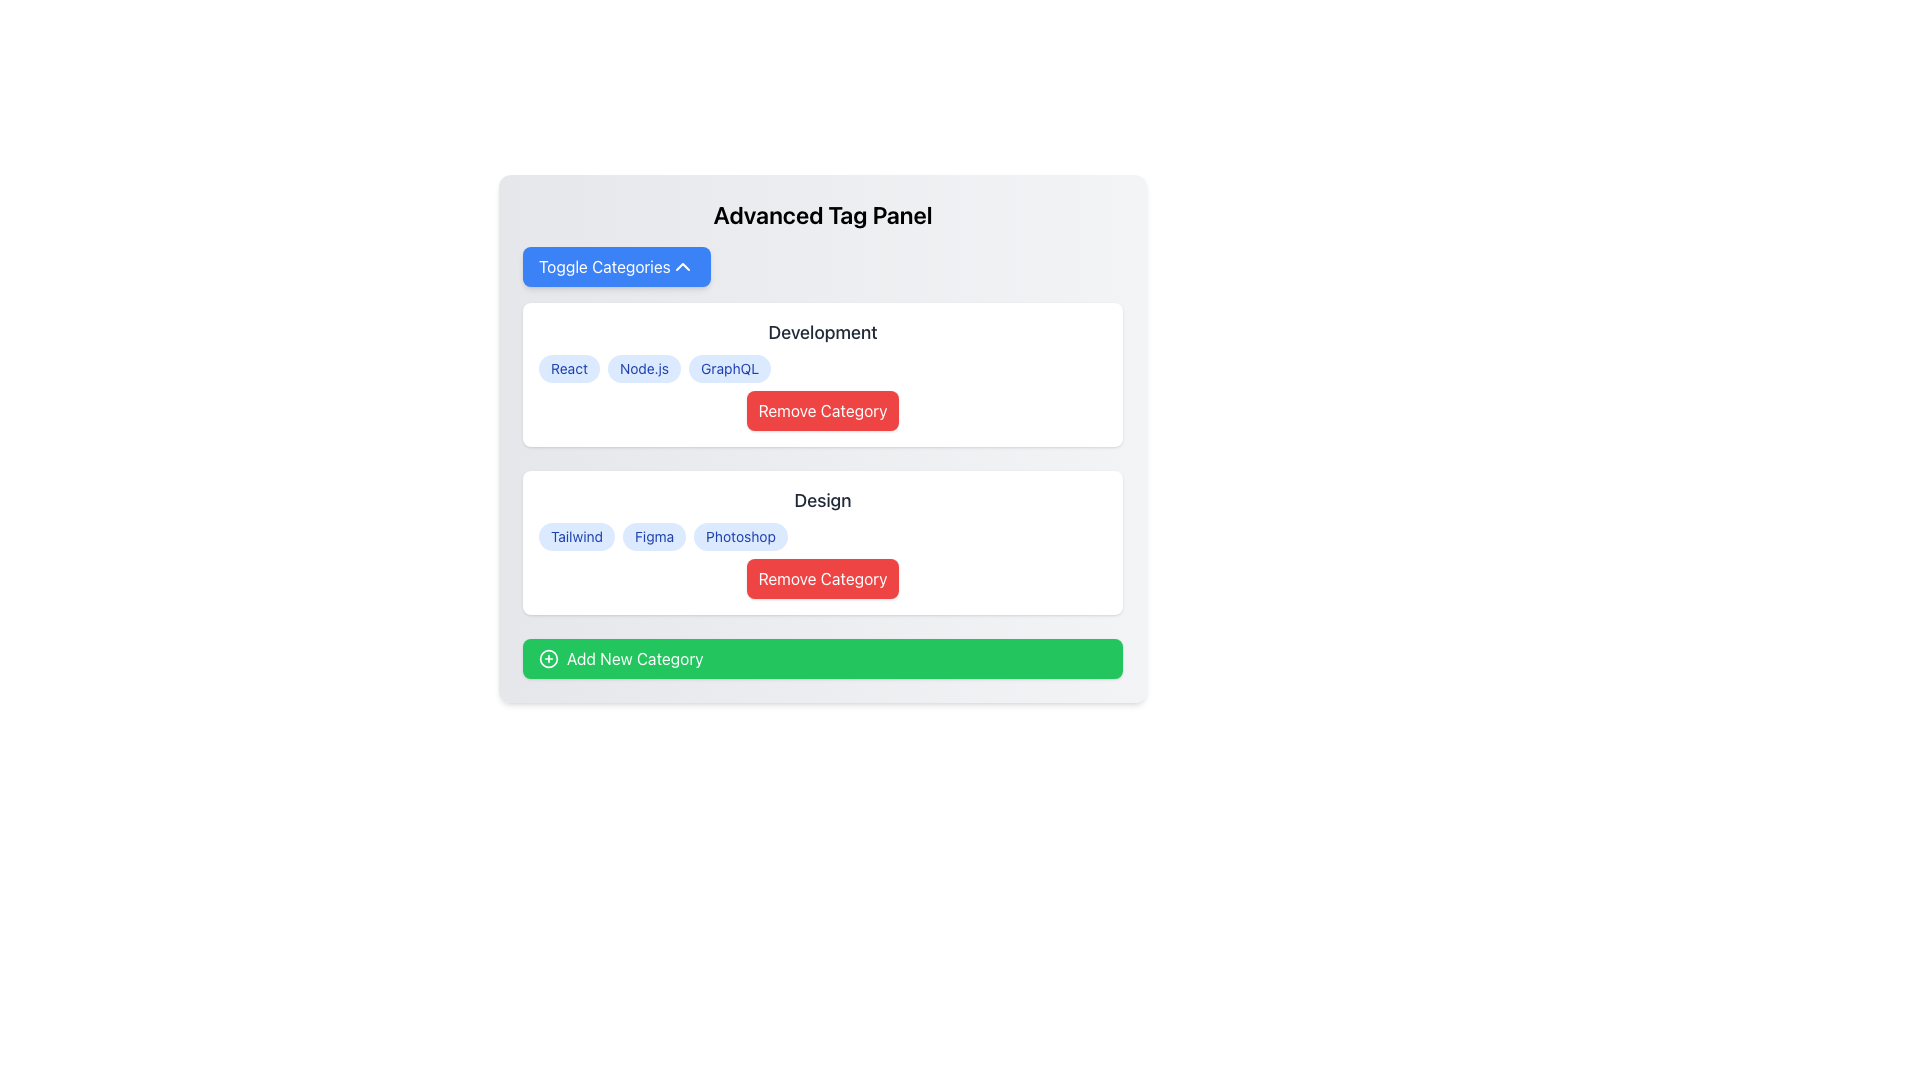  What do you see at coordinates (822, 410) in the screenshot?
I see `the button located in the bottom-right corner of the white card section beneath the 'Development' header to change its color` at bounding box center [822, 410].